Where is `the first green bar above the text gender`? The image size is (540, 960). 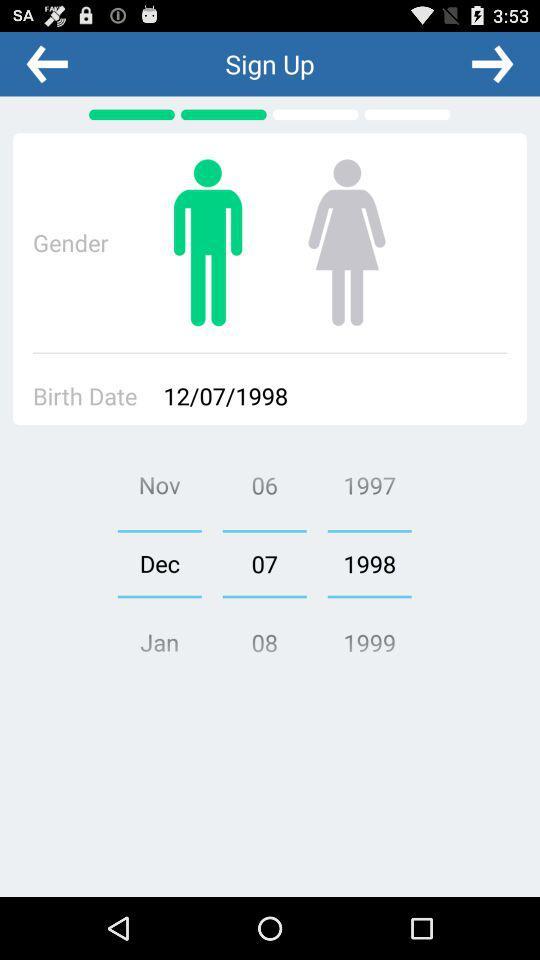
the first green bar above the text gender is located at coordinates (131, 114).